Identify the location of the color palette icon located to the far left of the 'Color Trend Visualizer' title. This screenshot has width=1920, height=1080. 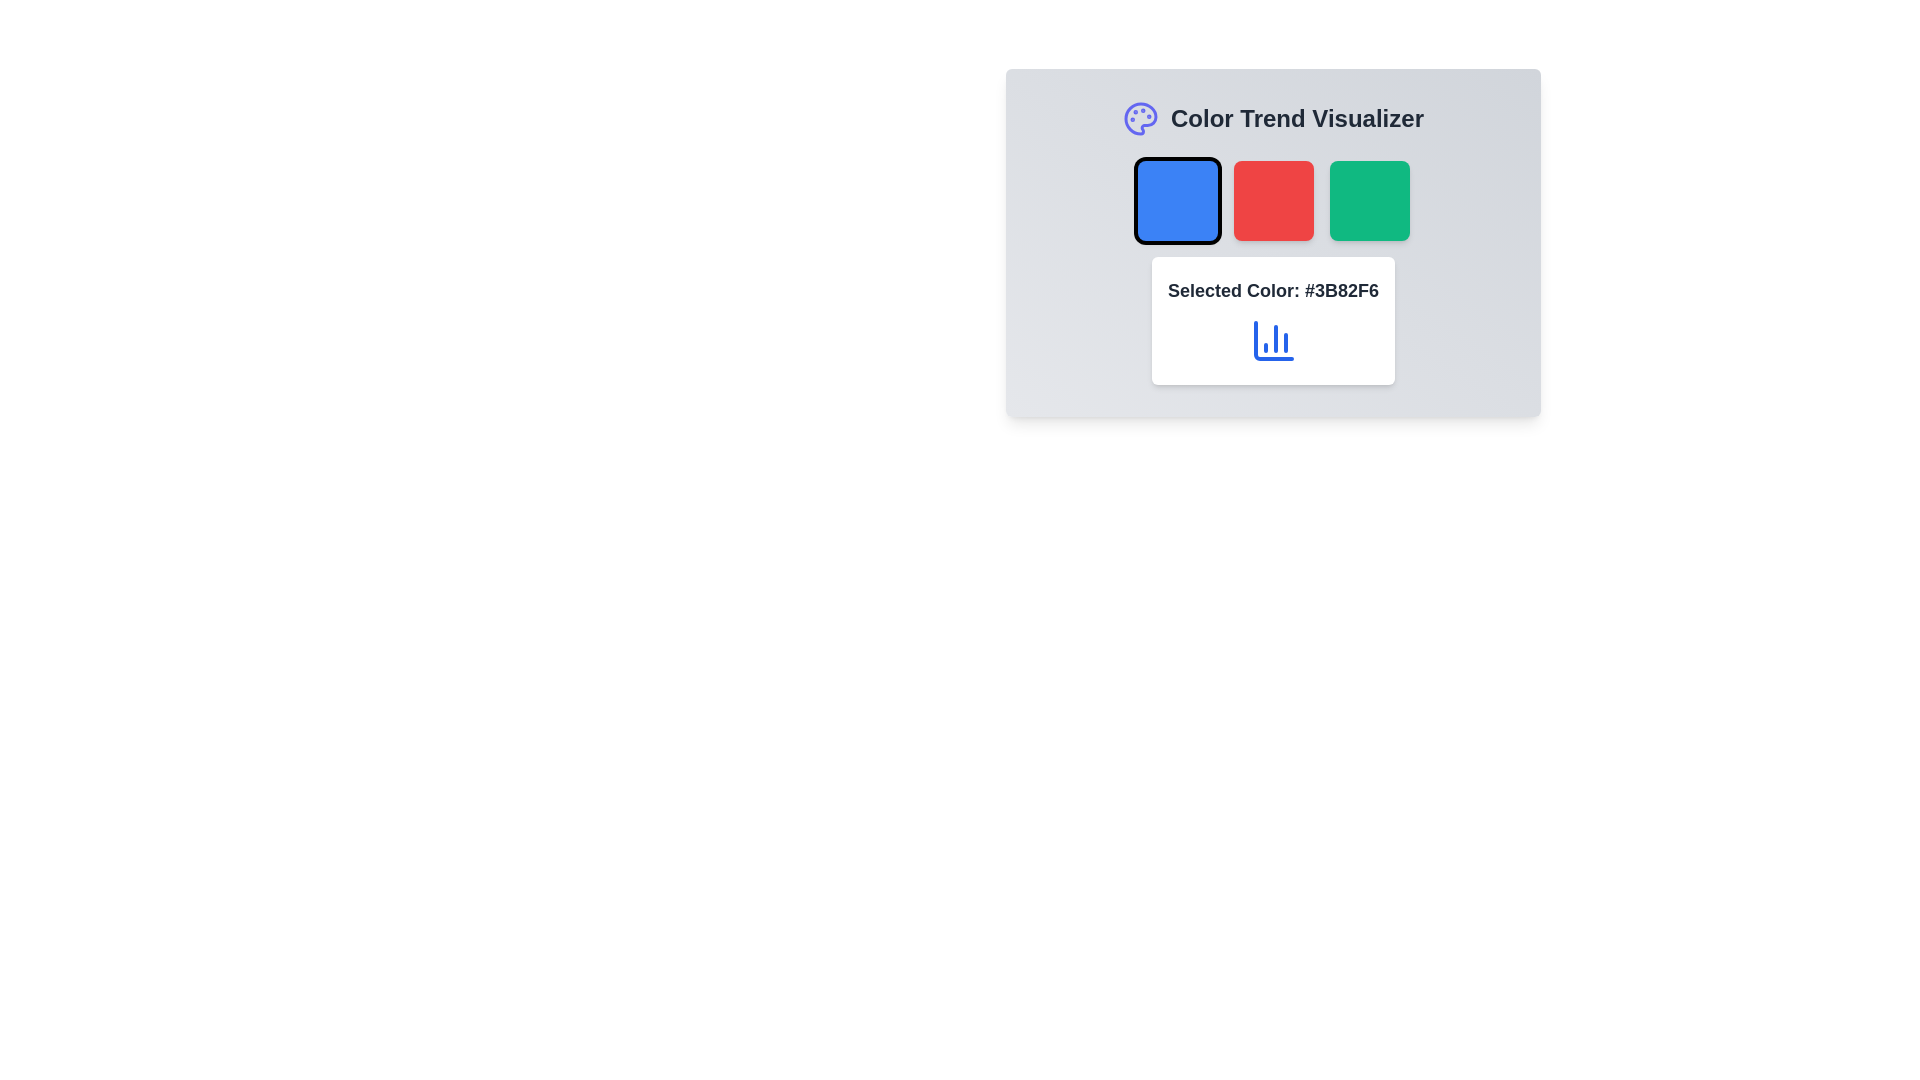
(1141, 119).